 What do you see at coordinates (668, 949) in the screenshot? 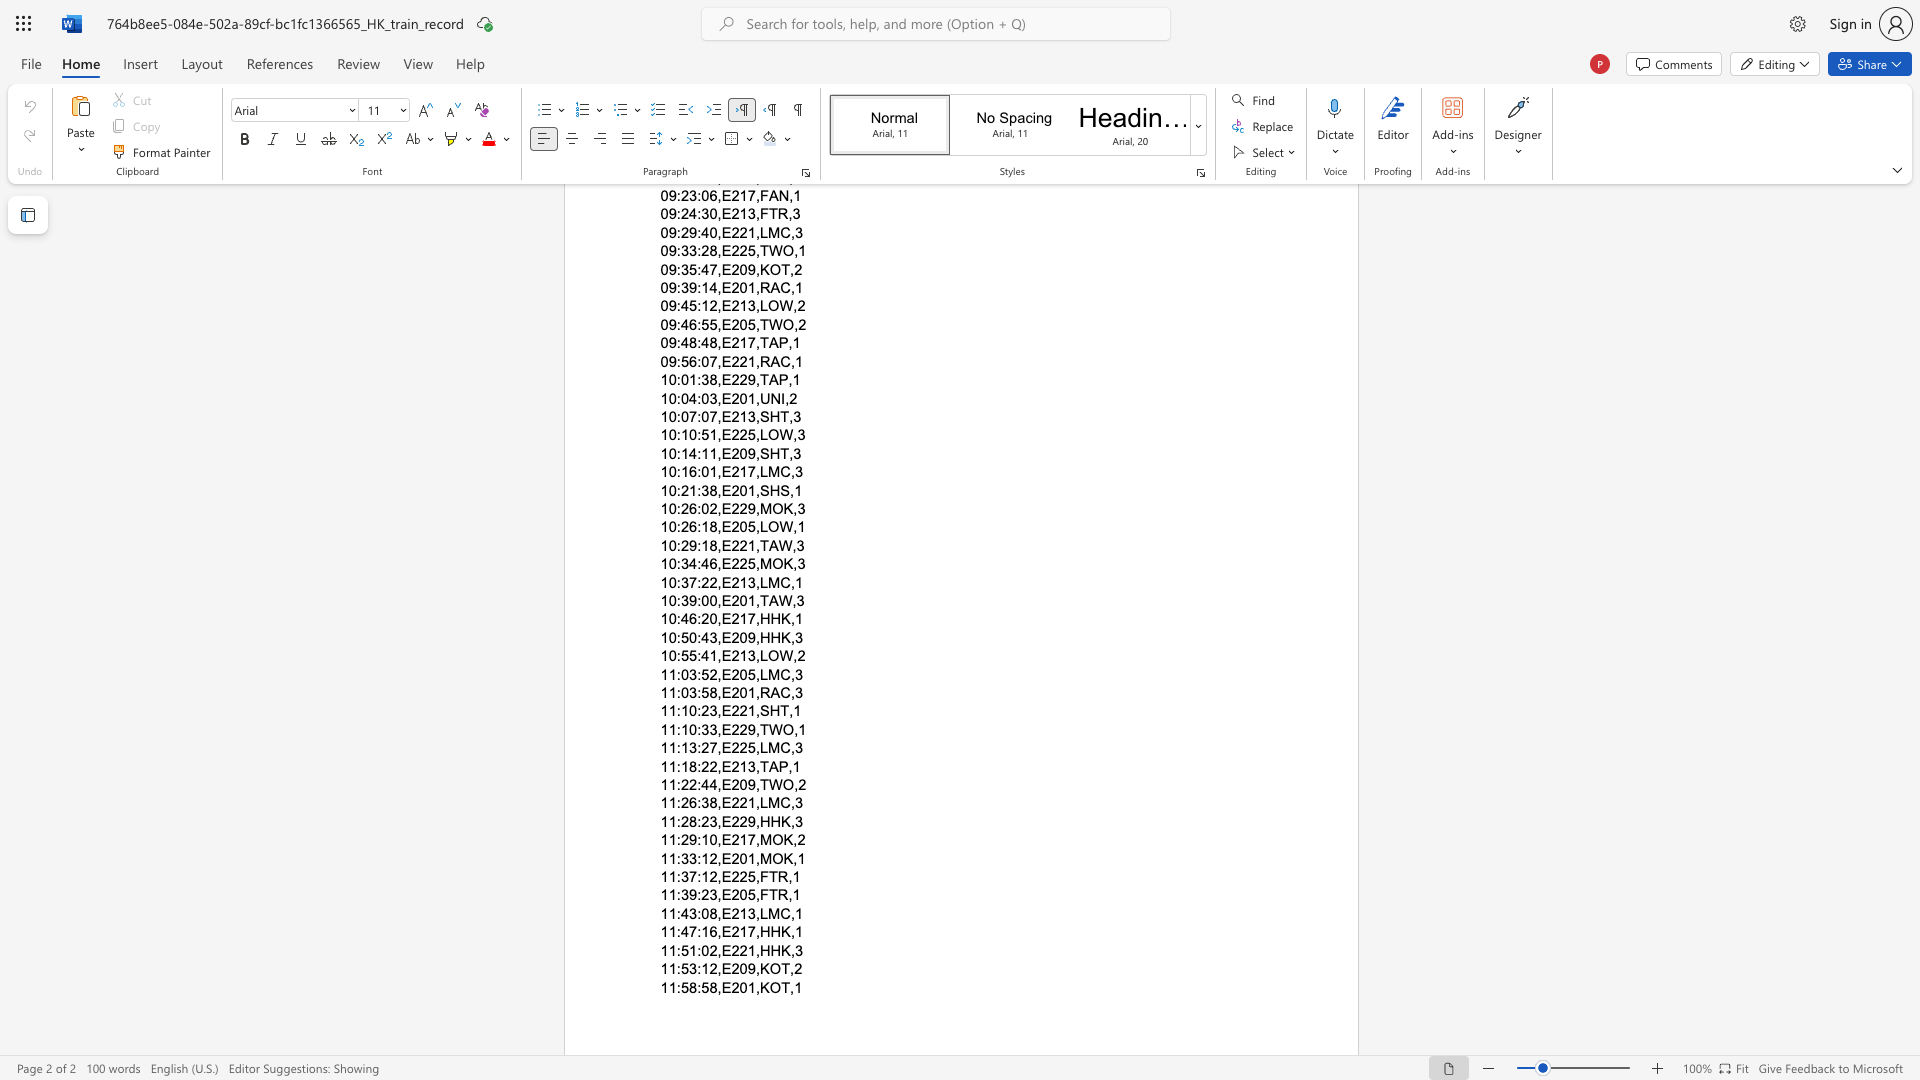
I see `the subset text "1:51:" within the text "11:51:02,E221,HHK,3"` at bounding box center [668, 949].